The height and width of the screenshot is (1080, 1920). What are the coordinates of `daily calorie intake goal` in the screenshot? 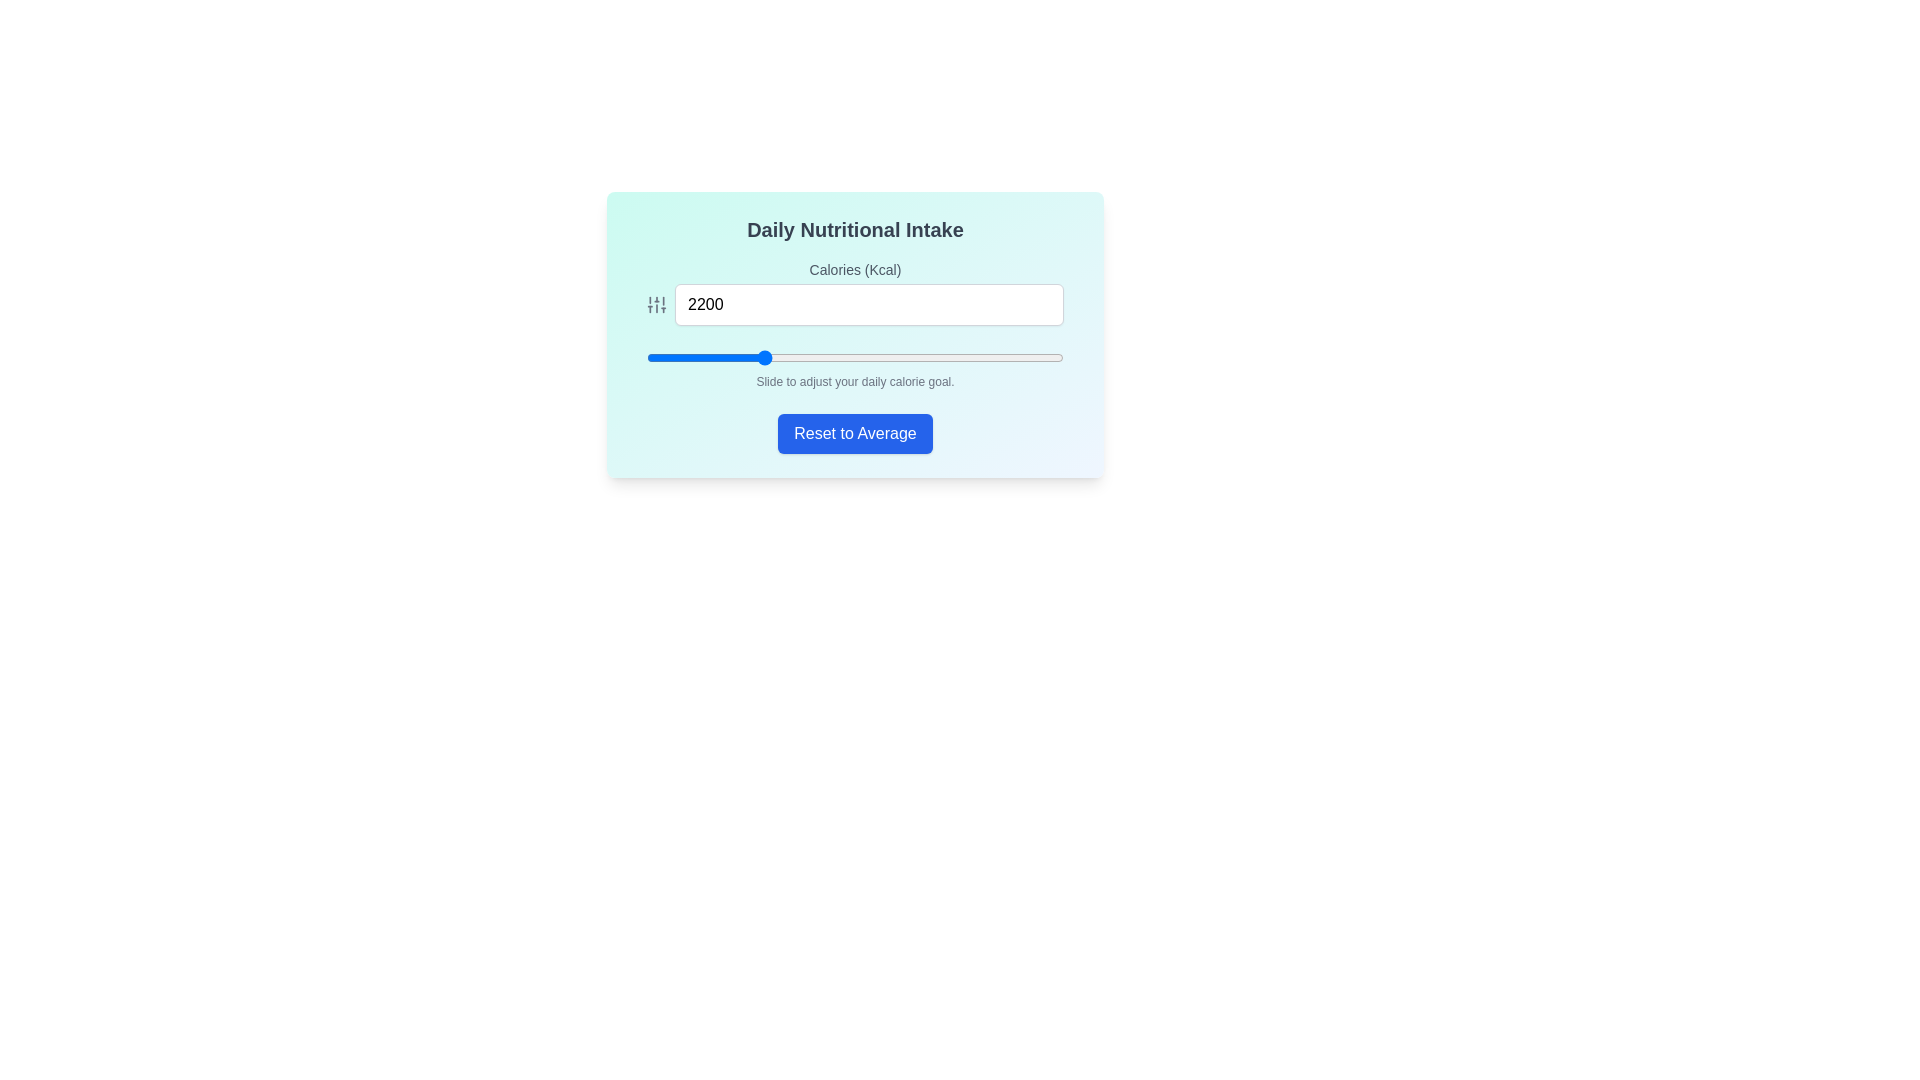 It's located at (658, 357).